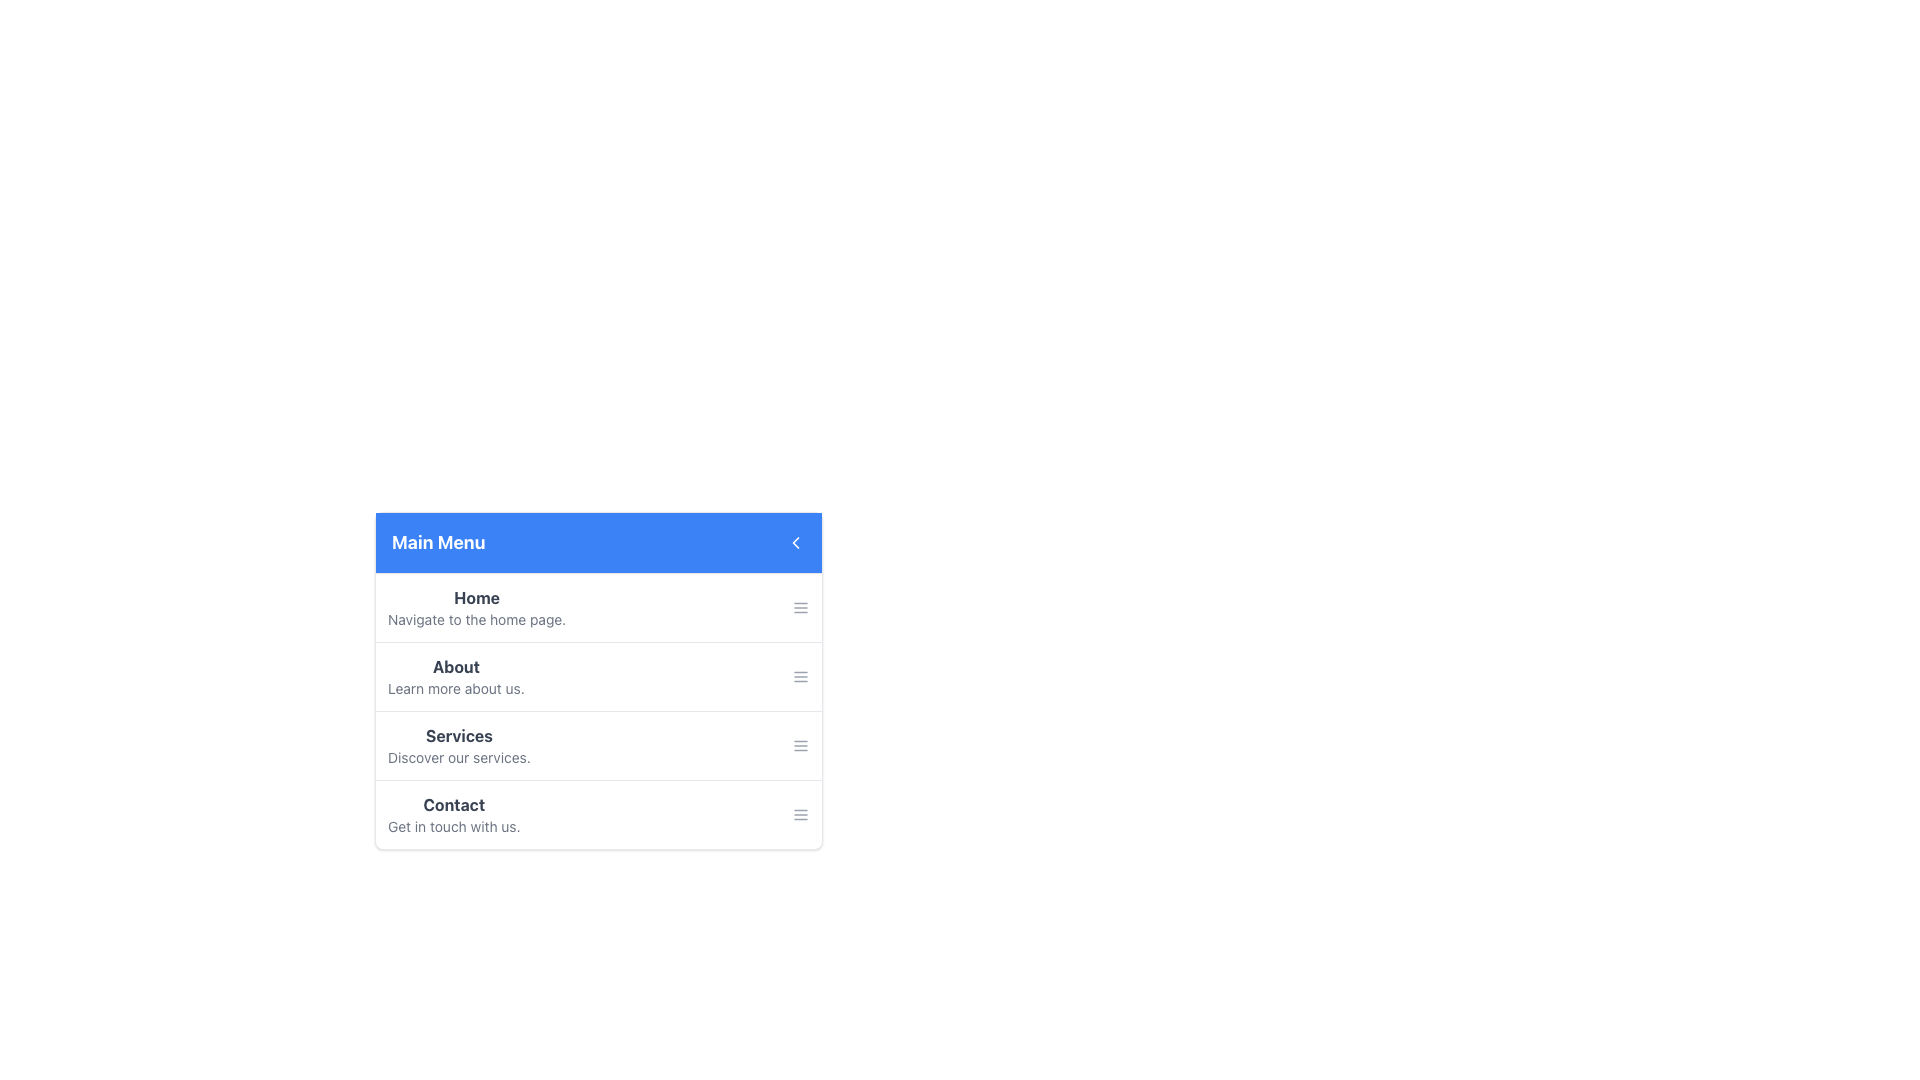 The image size is (1920, 1080). I want to click on descriptive text label that provides guidance about the 'Home' menu item in the 'Main Menu' section, located below the bold 'Home' title, so click(476, 619).